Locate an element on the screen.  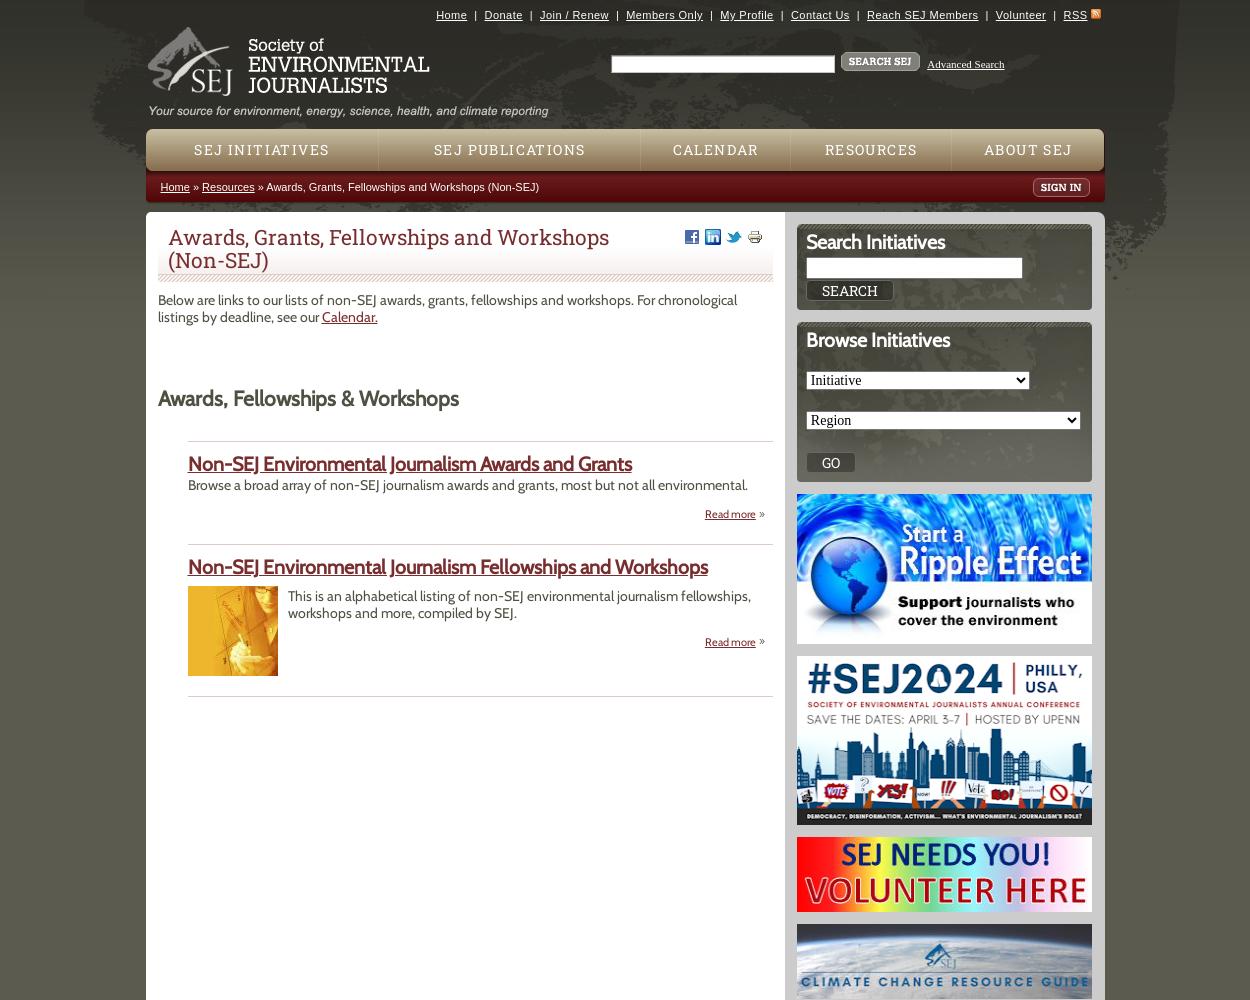
'Resources' is located at coordinates (227, 187).